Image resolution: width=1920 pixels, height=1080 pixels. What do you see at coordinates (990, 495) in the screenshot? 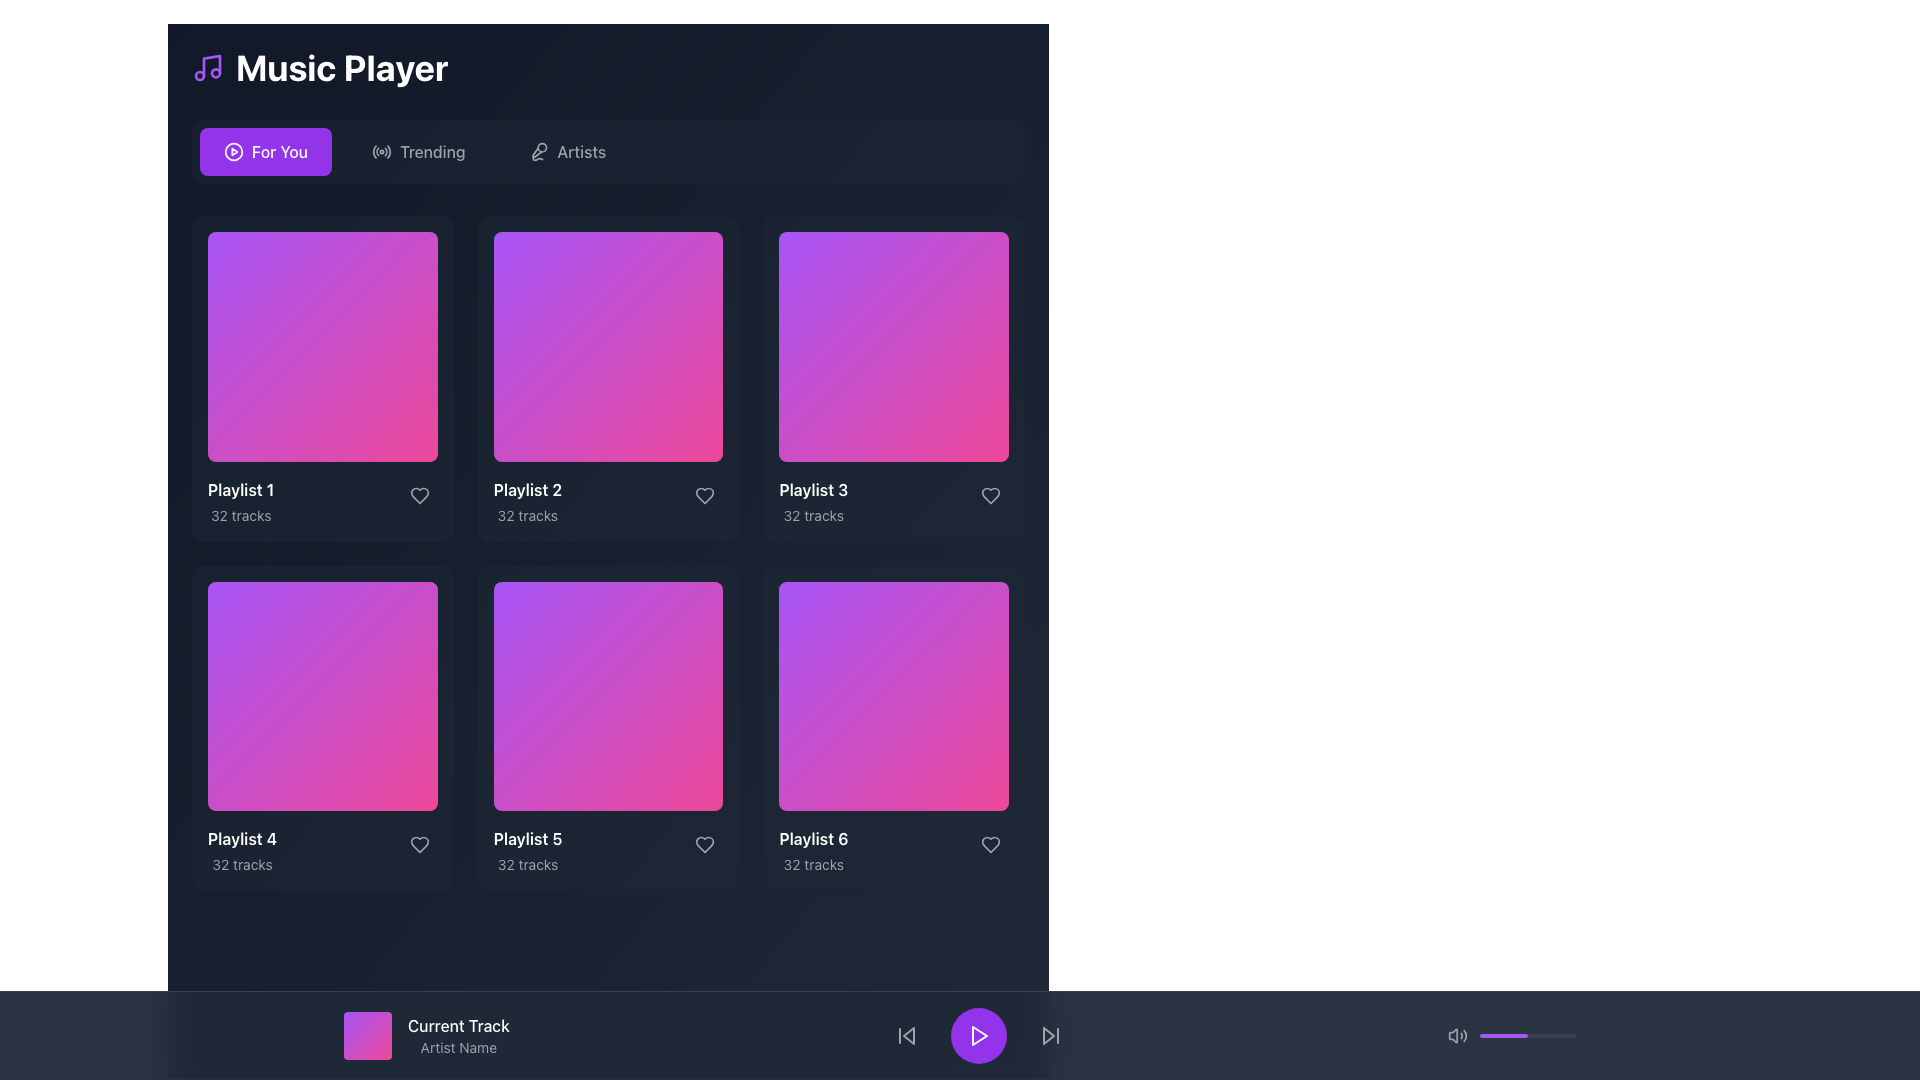
I see `the heart-shaped icon located at the bottom-right corner of the third playlist card in the top row of the music player to mark the playlist as a favorite` at bounding box center [990, 495].